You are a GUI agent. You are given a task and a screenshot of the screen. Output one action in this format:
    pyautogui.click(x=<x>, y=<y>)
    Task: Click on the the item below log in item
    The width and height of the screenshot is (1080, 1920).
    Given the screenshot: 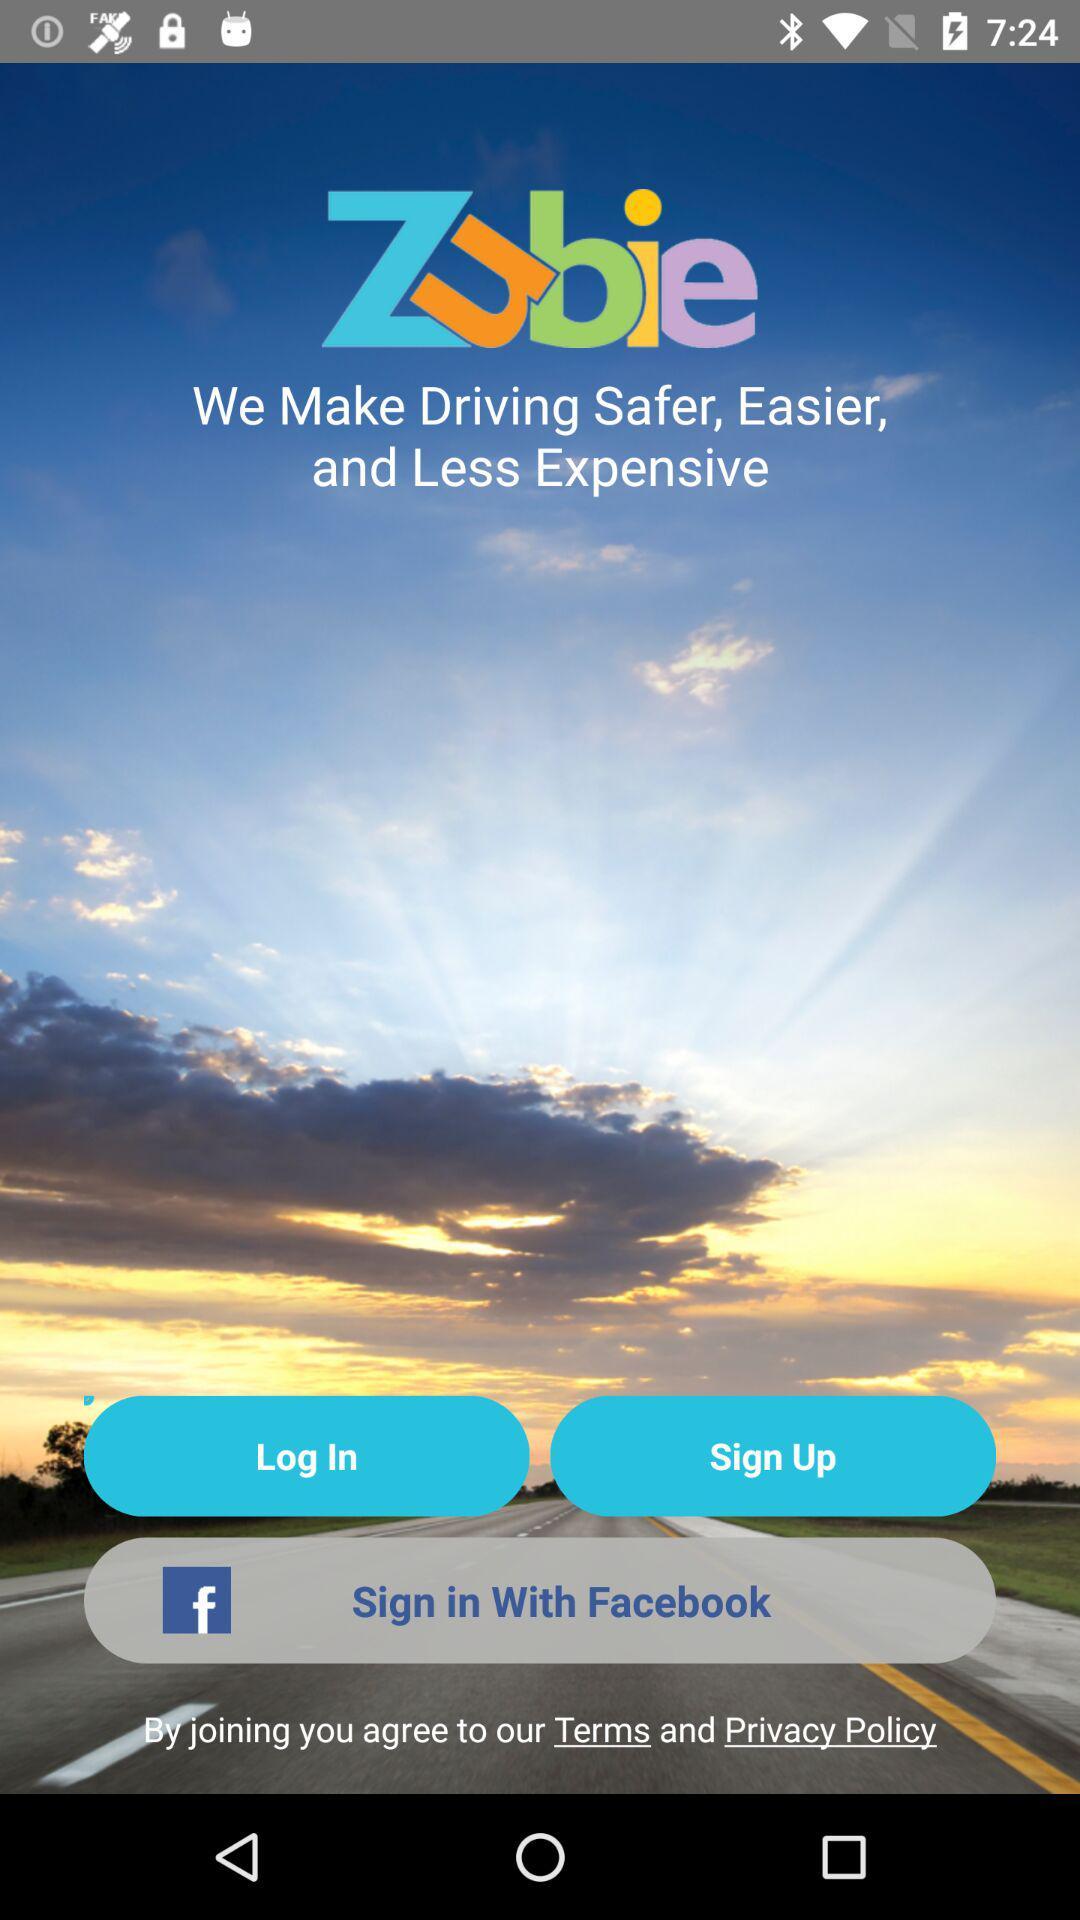 What is the action you would take?
    pyautogui.click(x=540, y=1600)
    